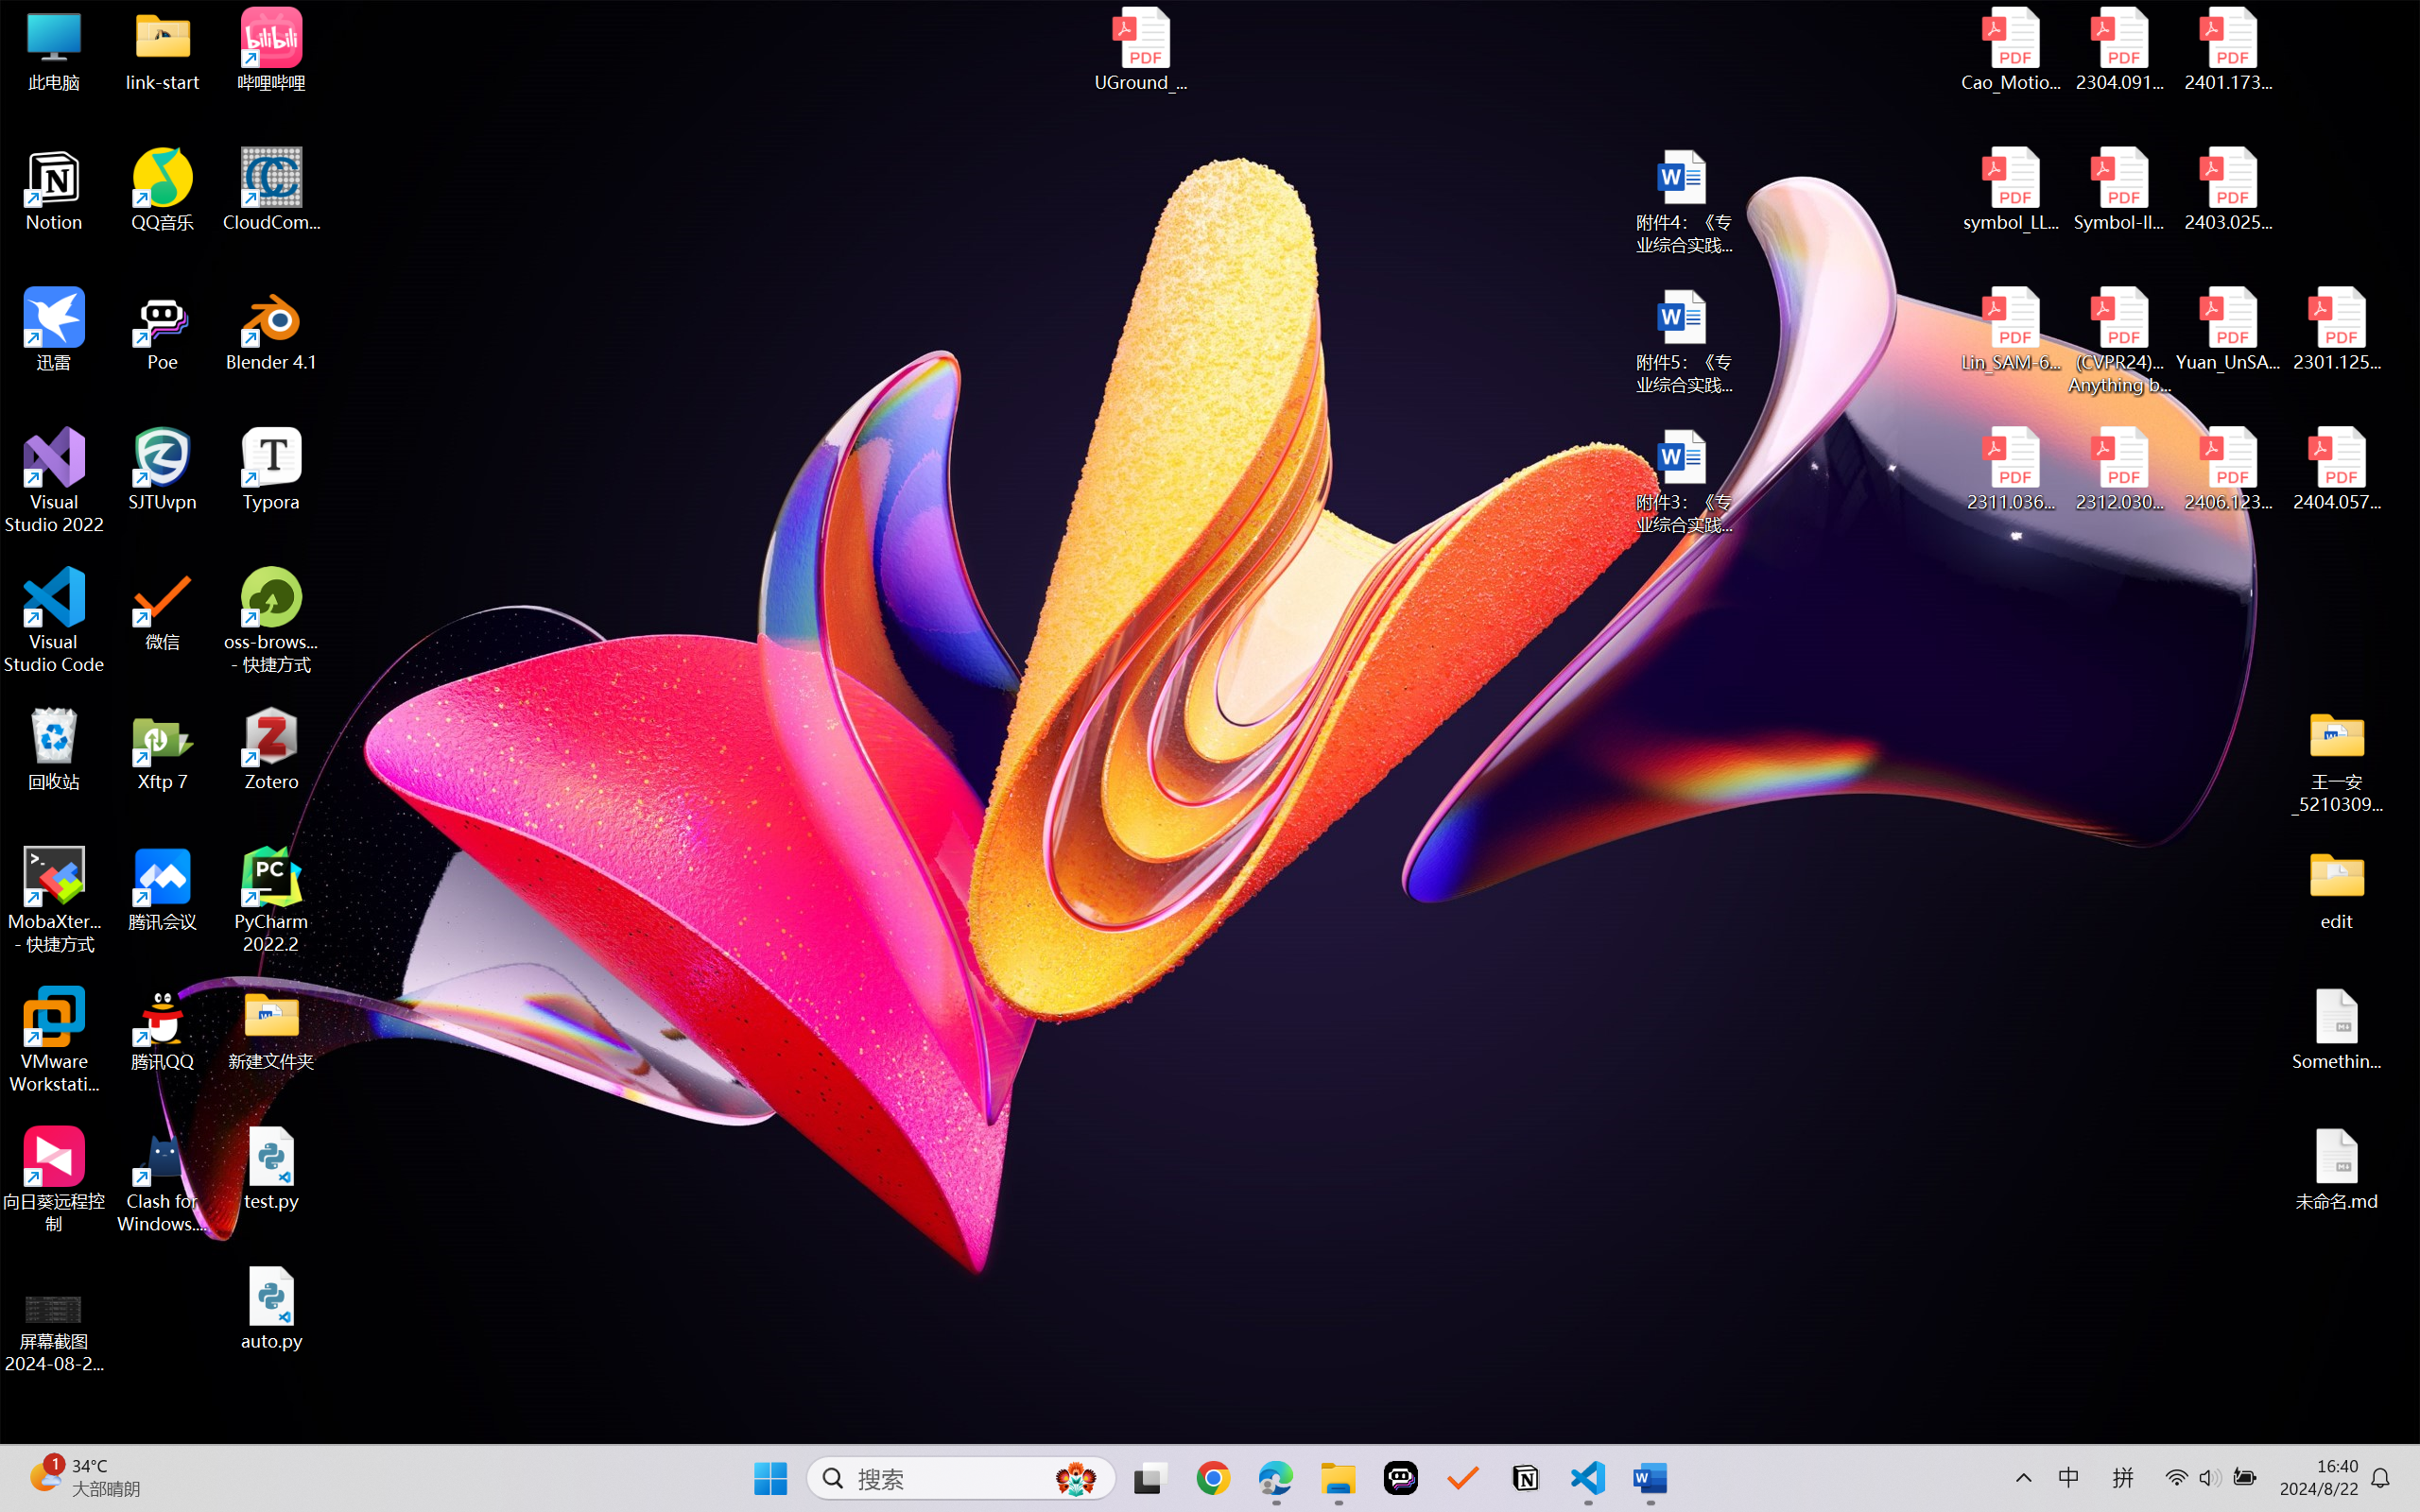  What do you see at coordinates (271, 469) in the screenshot?
I see `'Typora'` at bounding box center [271, 469].